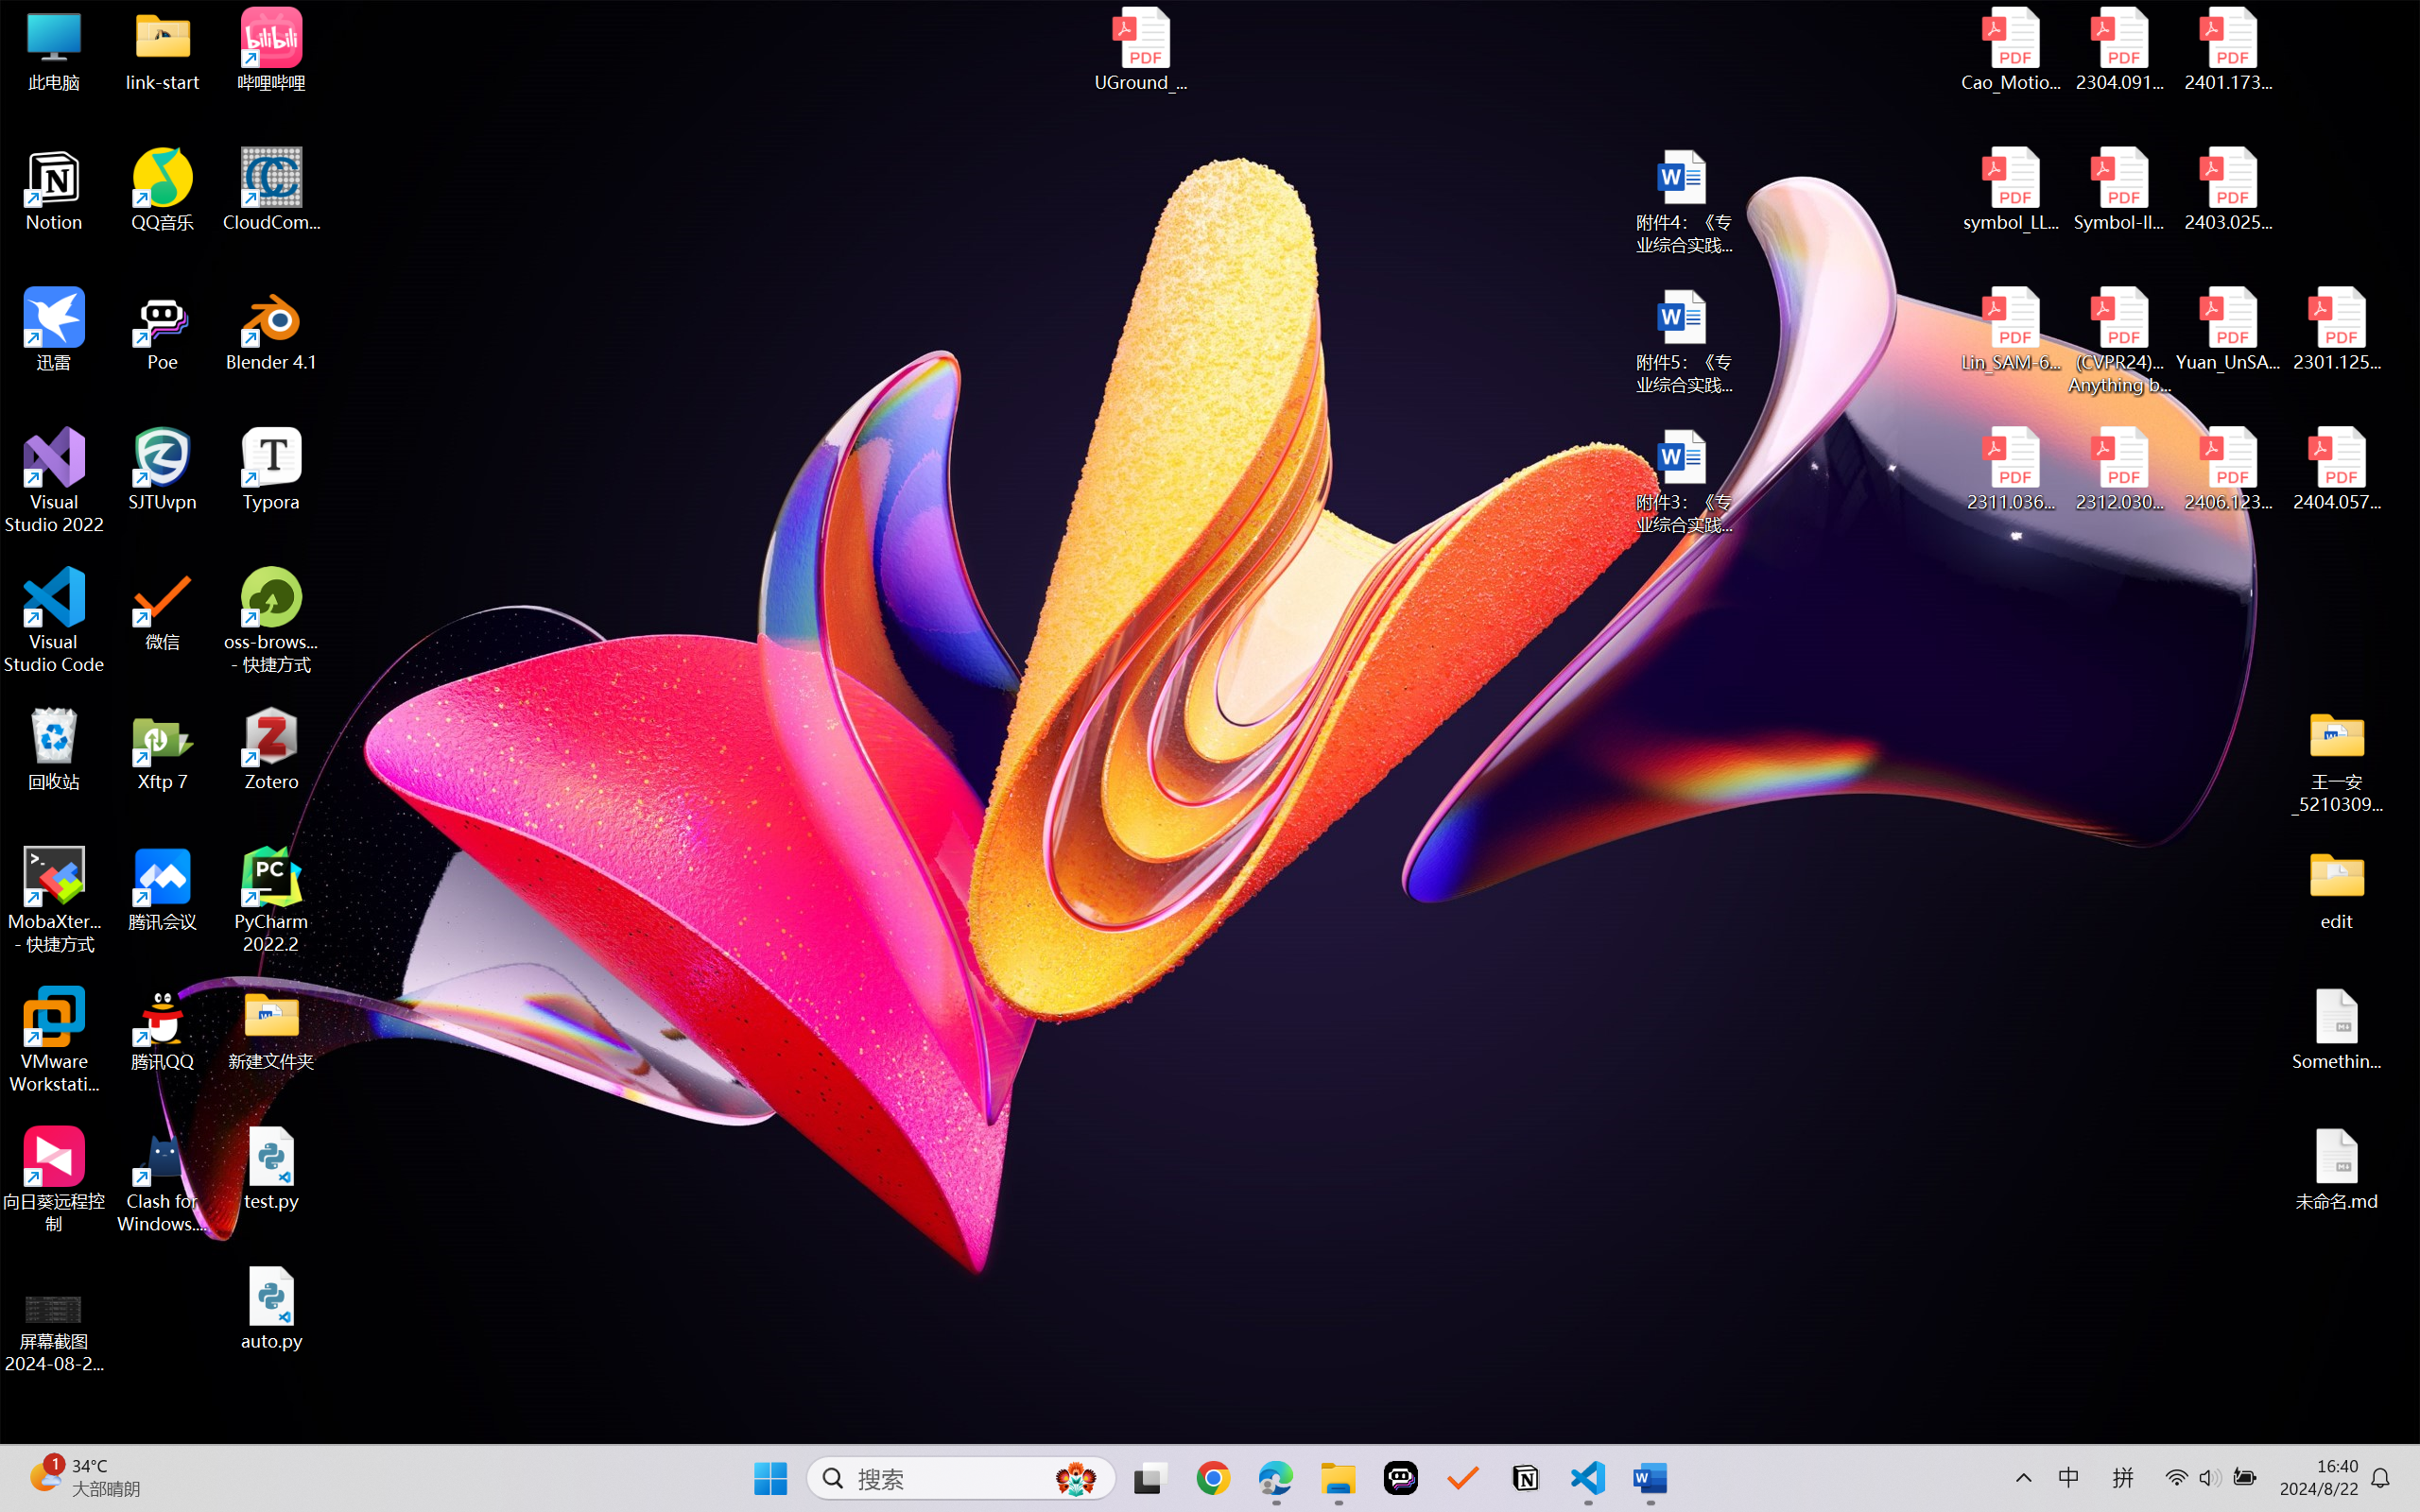  What do you see at coordinates (271, 469) in the screenshot?
I see `'Typora'` at bounding box center [271, 469].